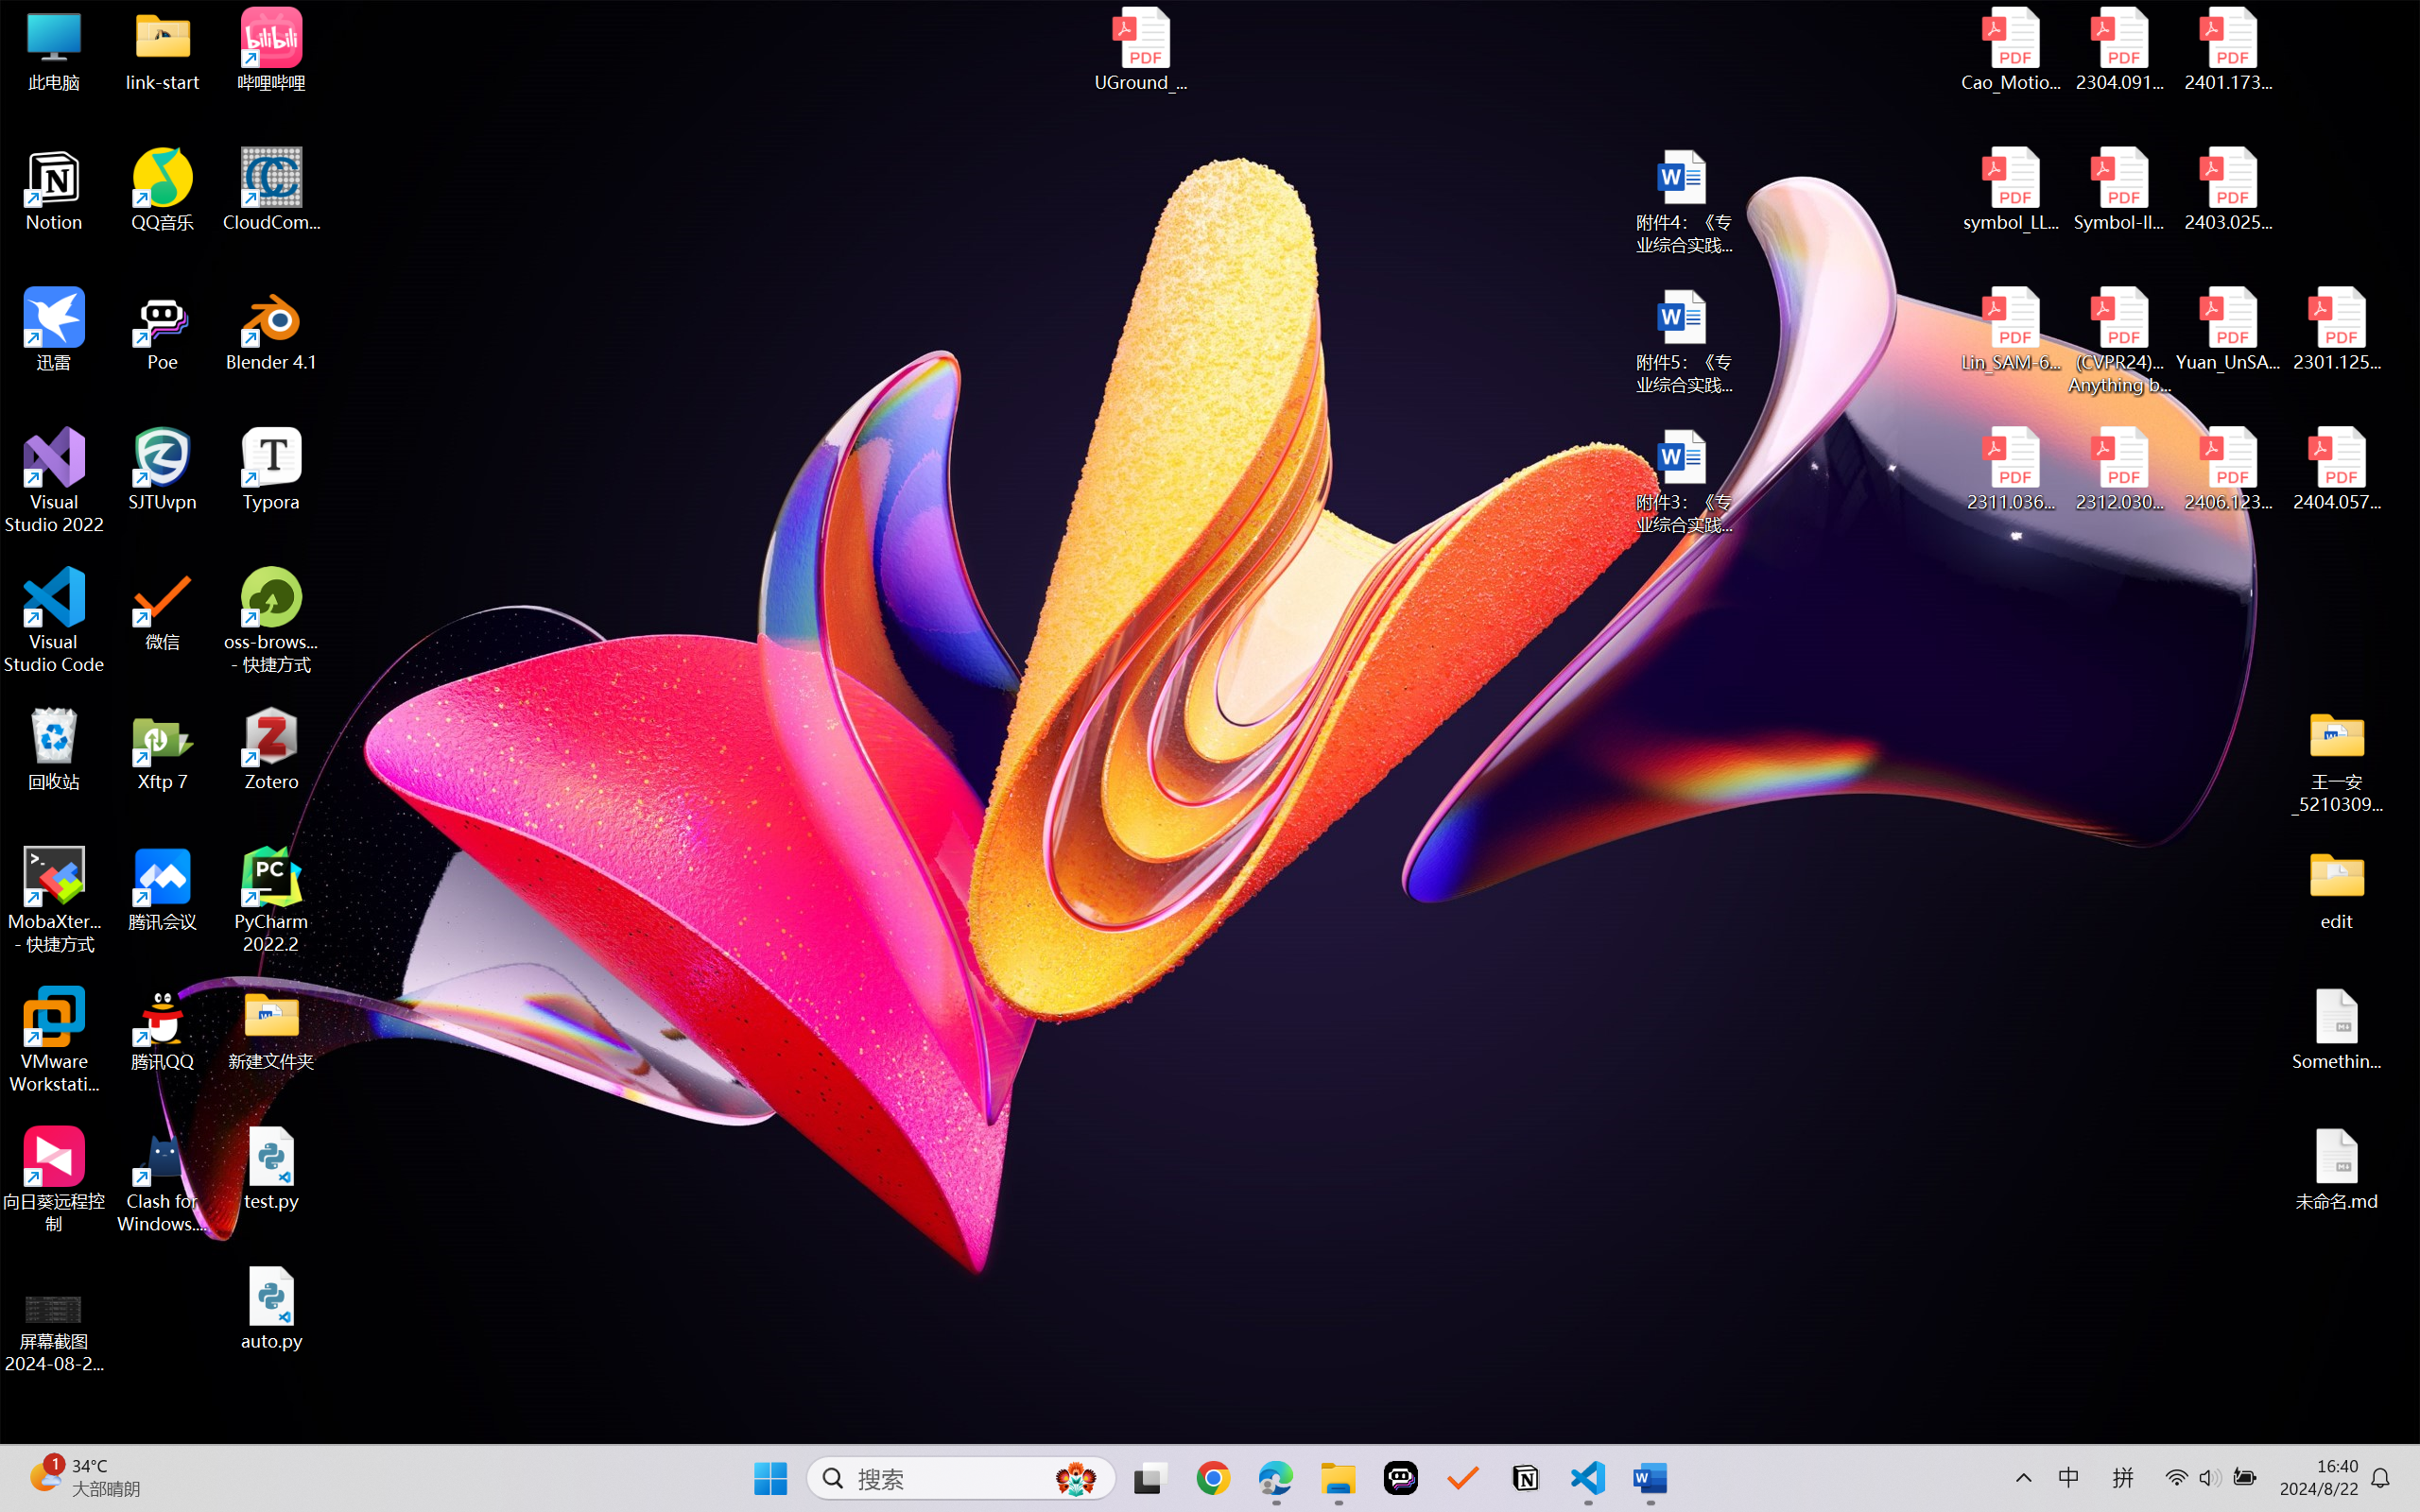  What do you see at coordinates (271, 469) in the screenshot?
I see `'Typora'` at bounding box center [271, 469].